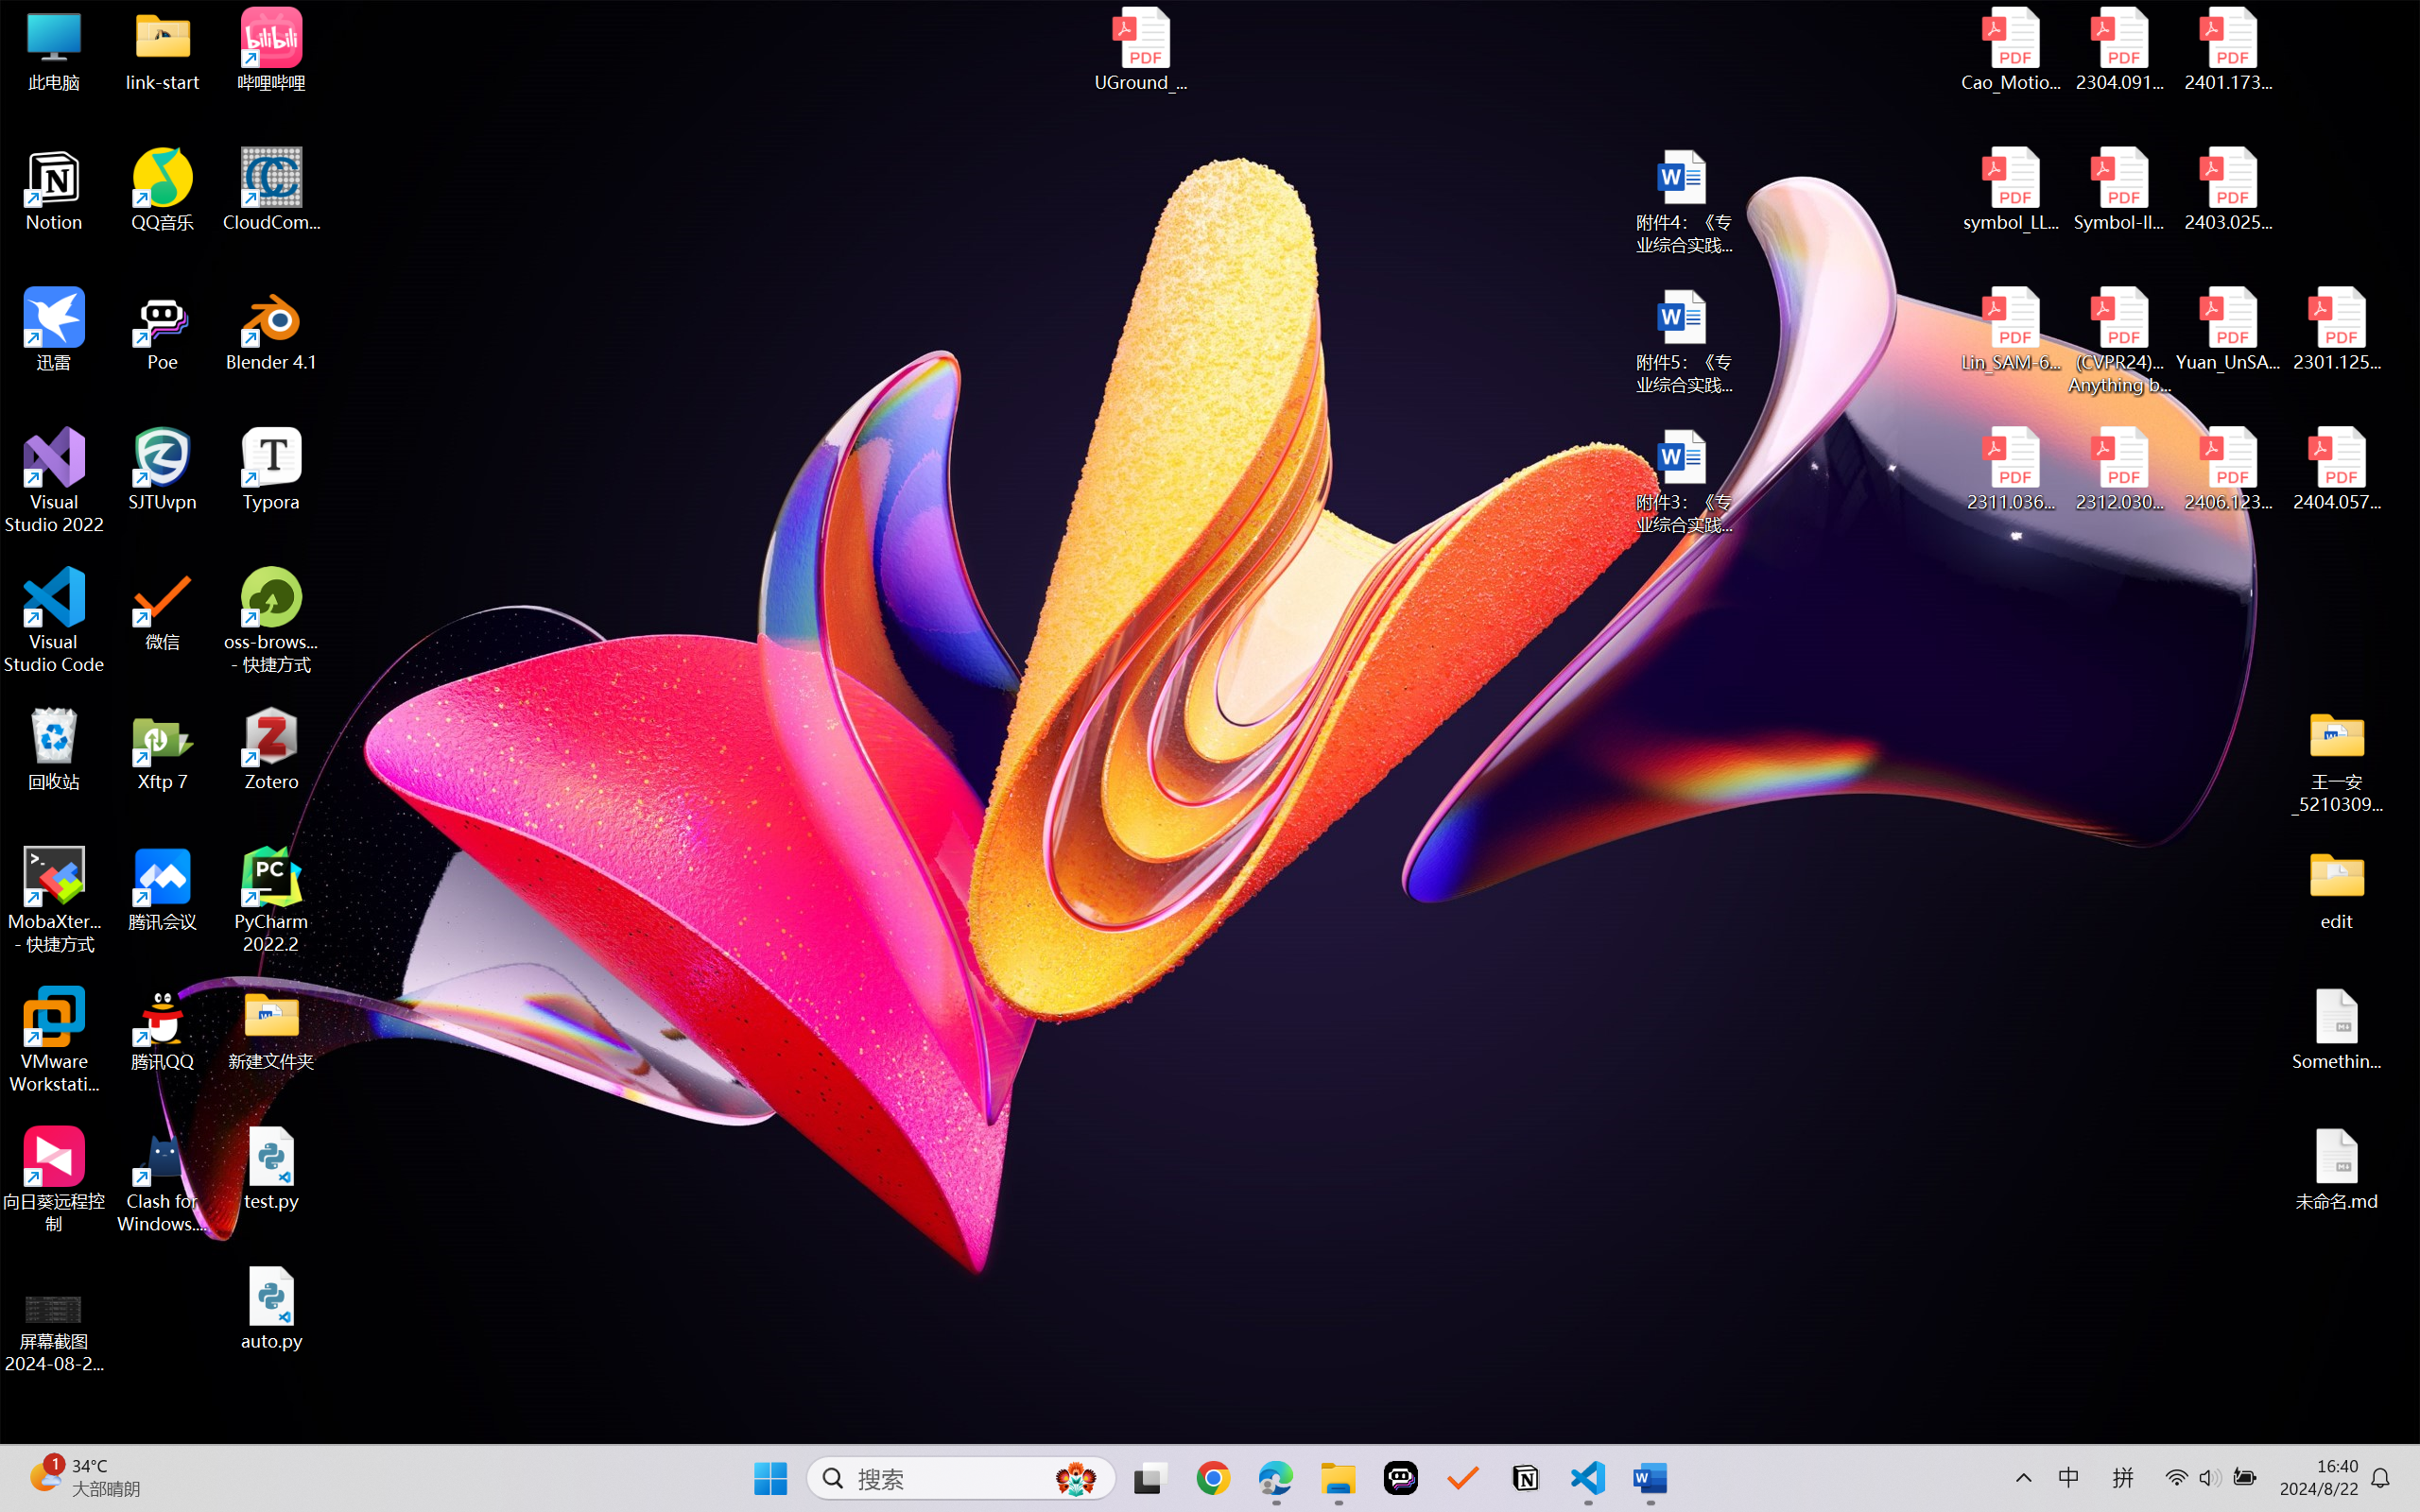  What do you see at coordinates (271, 469) in the screenshot?
I see `'Typora'` at bounding box center [271, 469].